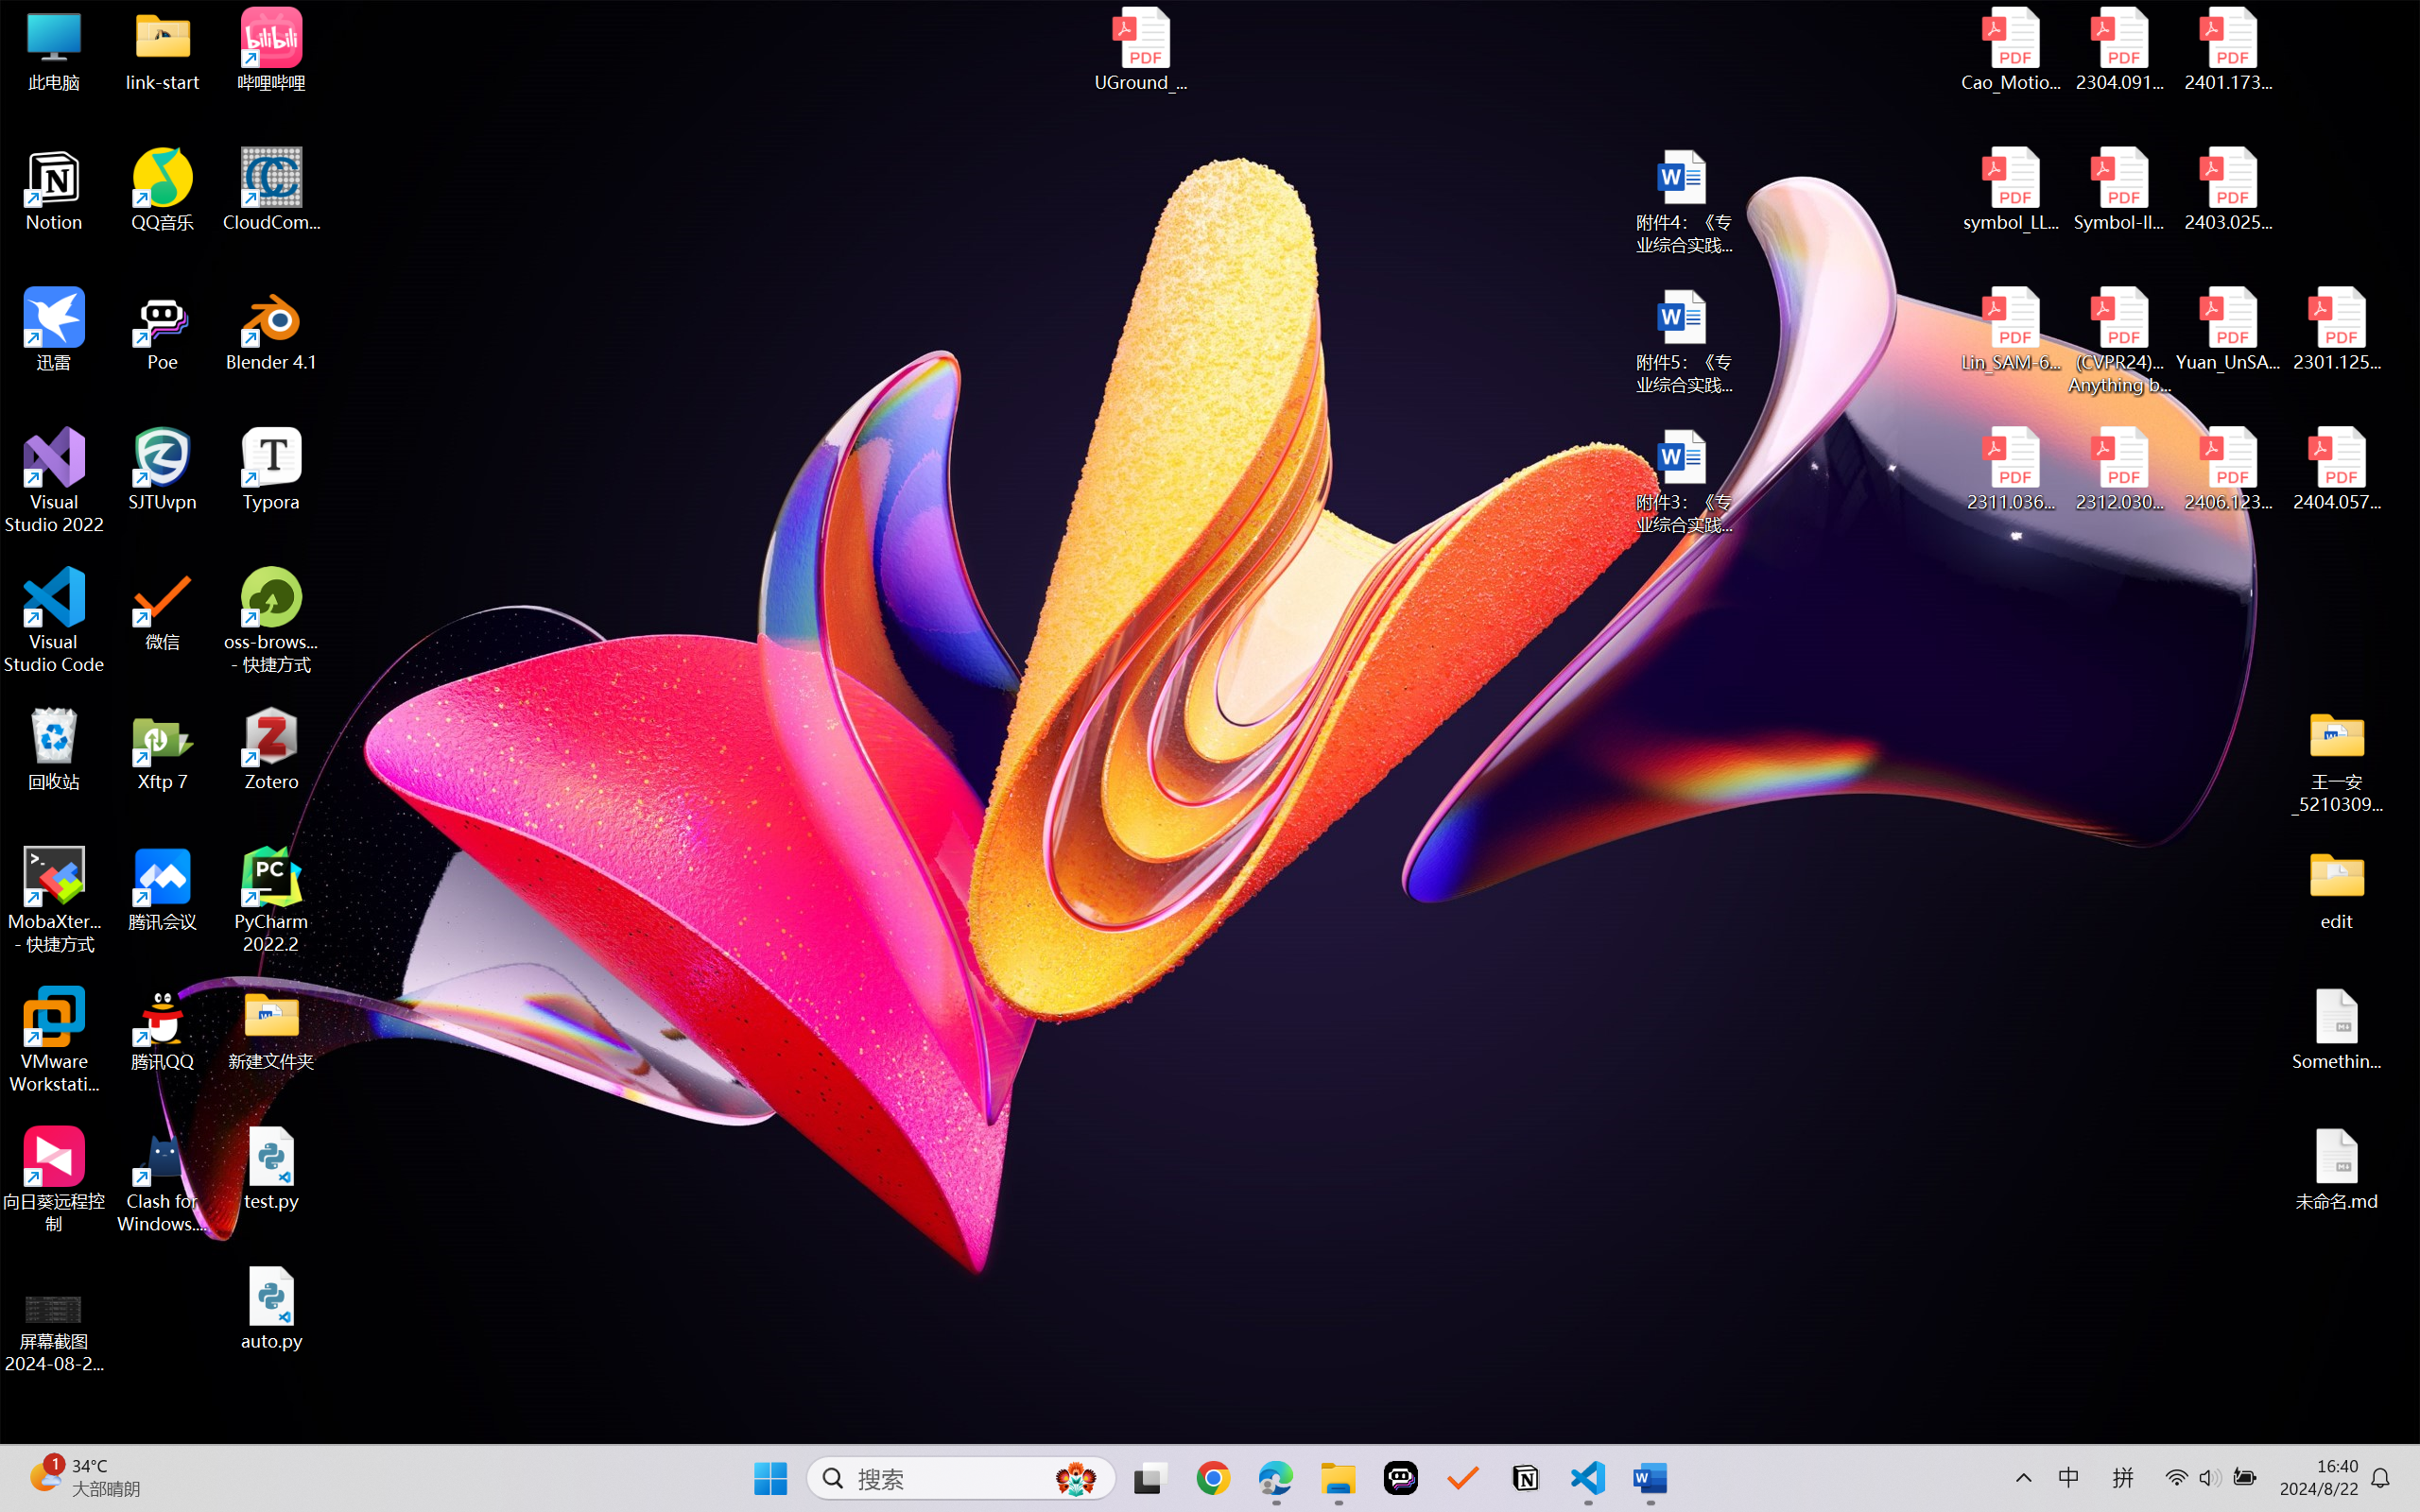  What do you see at coordinates (271, 469) in the screenshot?
I see `'Typora'` at bounding box center [271, 469].